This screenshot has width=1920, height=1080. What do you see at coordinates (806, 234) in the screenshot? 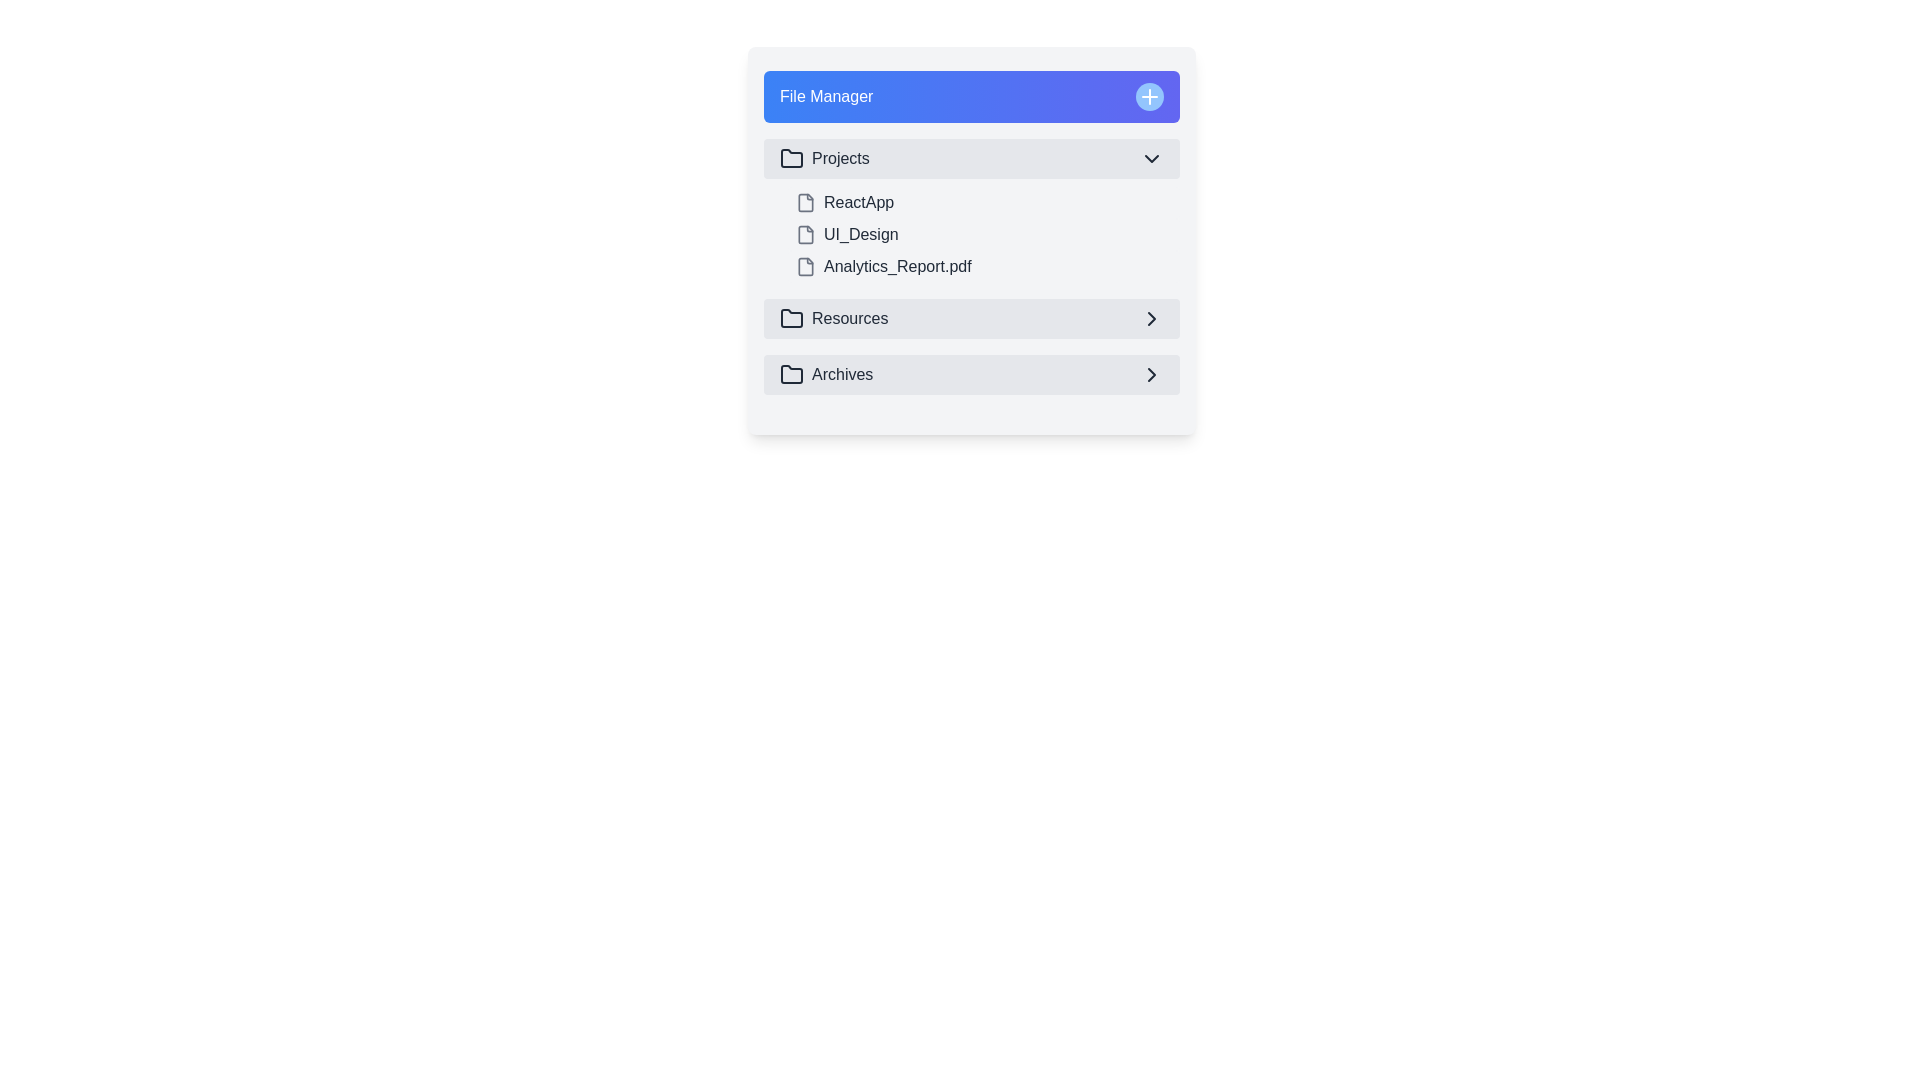
I see `the document icon representing the 'UI_Design' file entry, located adjacent to the label in the file manager interface` at bounding box center [806, 234].